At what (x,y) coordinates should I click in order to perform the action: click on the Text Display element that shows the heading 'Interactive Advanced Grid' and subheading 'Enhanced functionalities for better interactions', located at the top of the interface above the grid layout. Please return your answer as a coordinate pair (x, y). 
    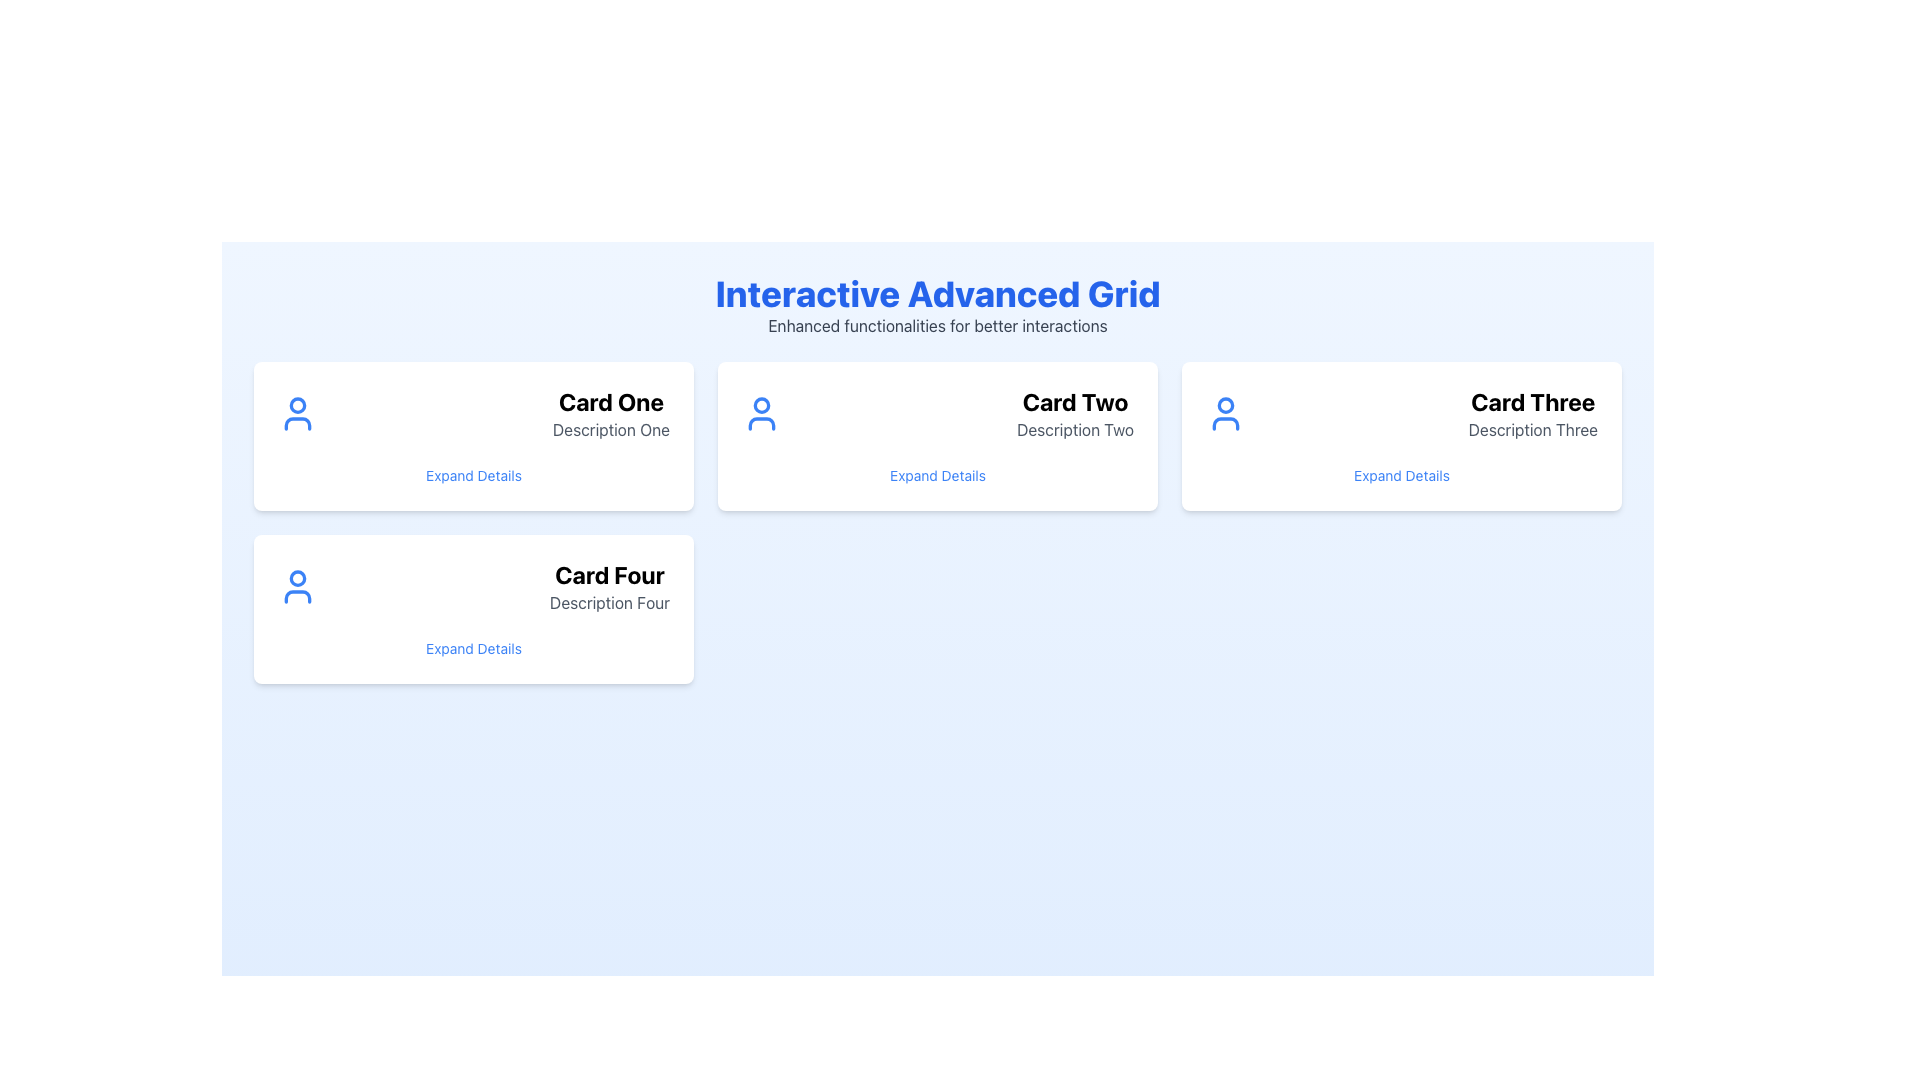
    Looking at the image, I should click on (936, 305).